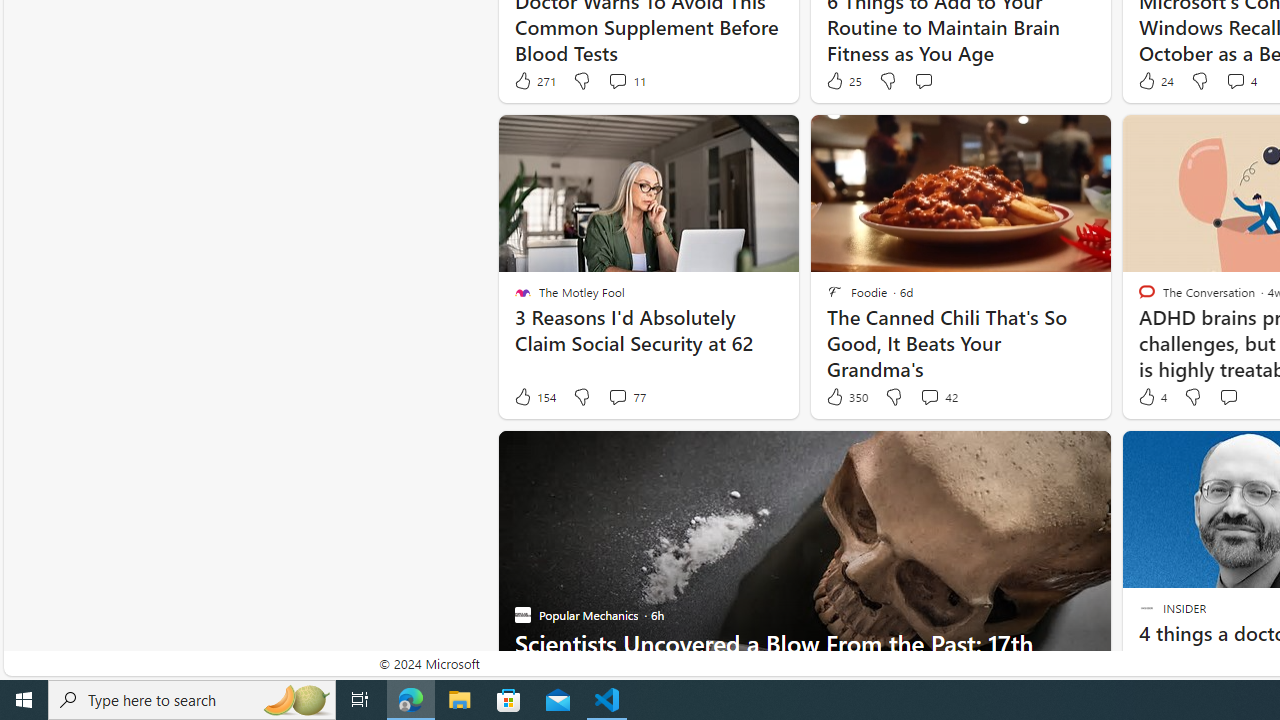  Describe the element at coordinates (1227, 397) in the screenshot. I see `'Start the conversation'` at that location.